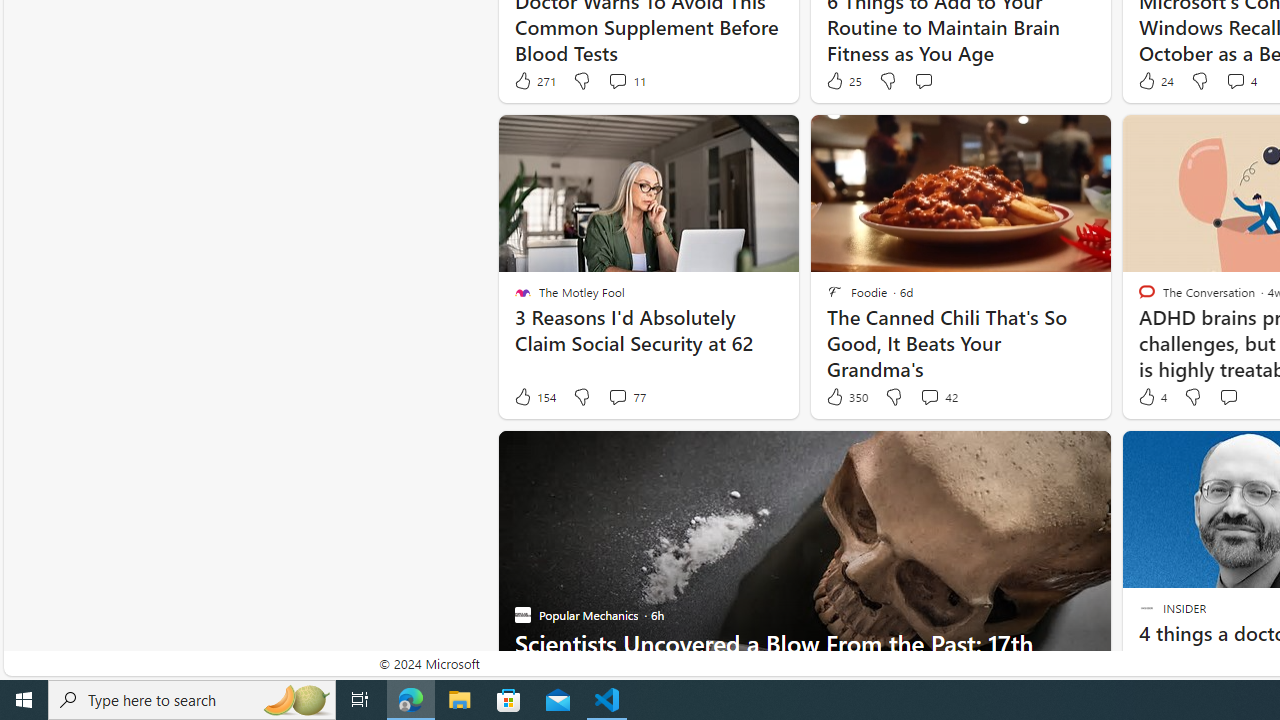  Describe the element at coordinates (1227, 397) in the screenshot. I see `'Start the conversation'` at that location.